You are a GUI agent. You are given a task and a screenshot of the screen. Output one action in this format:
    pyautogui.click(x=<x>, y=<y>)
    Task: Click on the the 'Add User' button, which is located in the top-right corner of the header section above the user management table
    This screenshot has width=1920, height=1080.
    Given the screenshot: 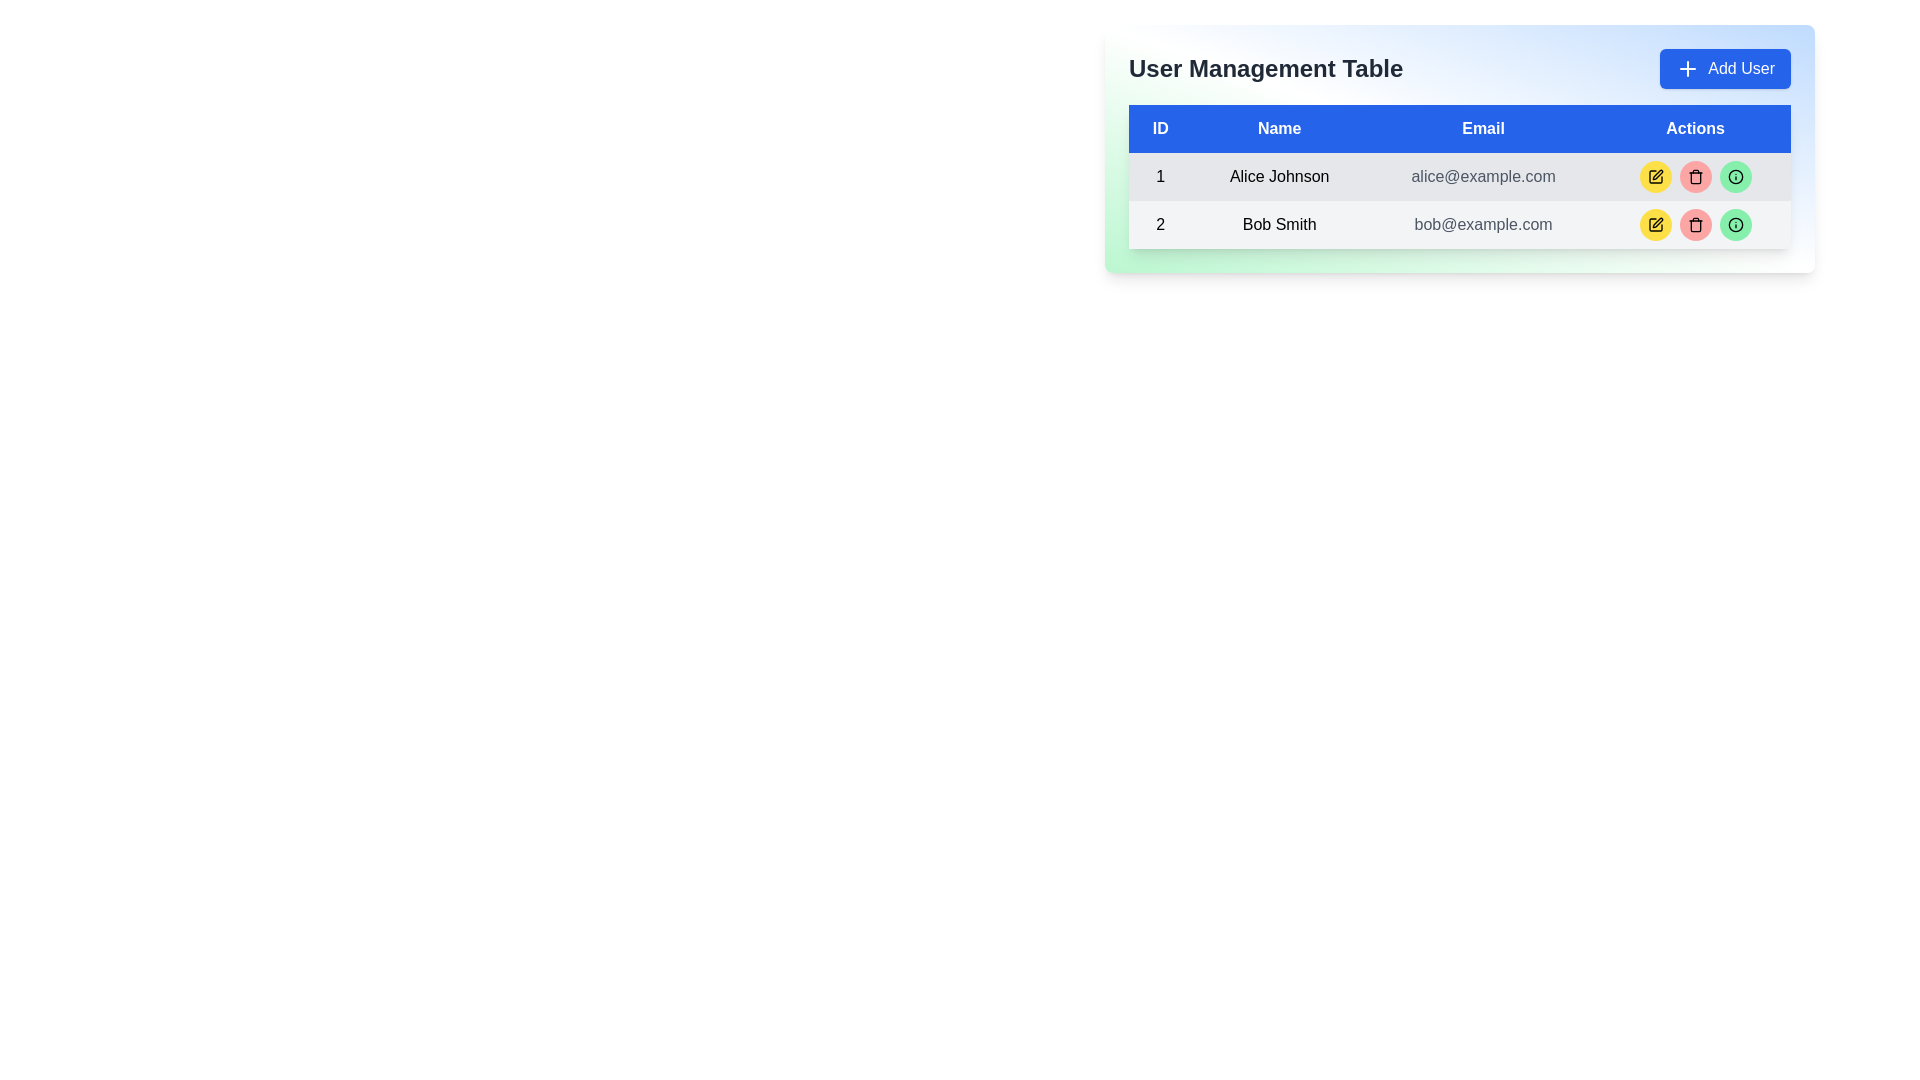 What is the action you would take?
    pyautogui.click(x=1724, y=68)
    